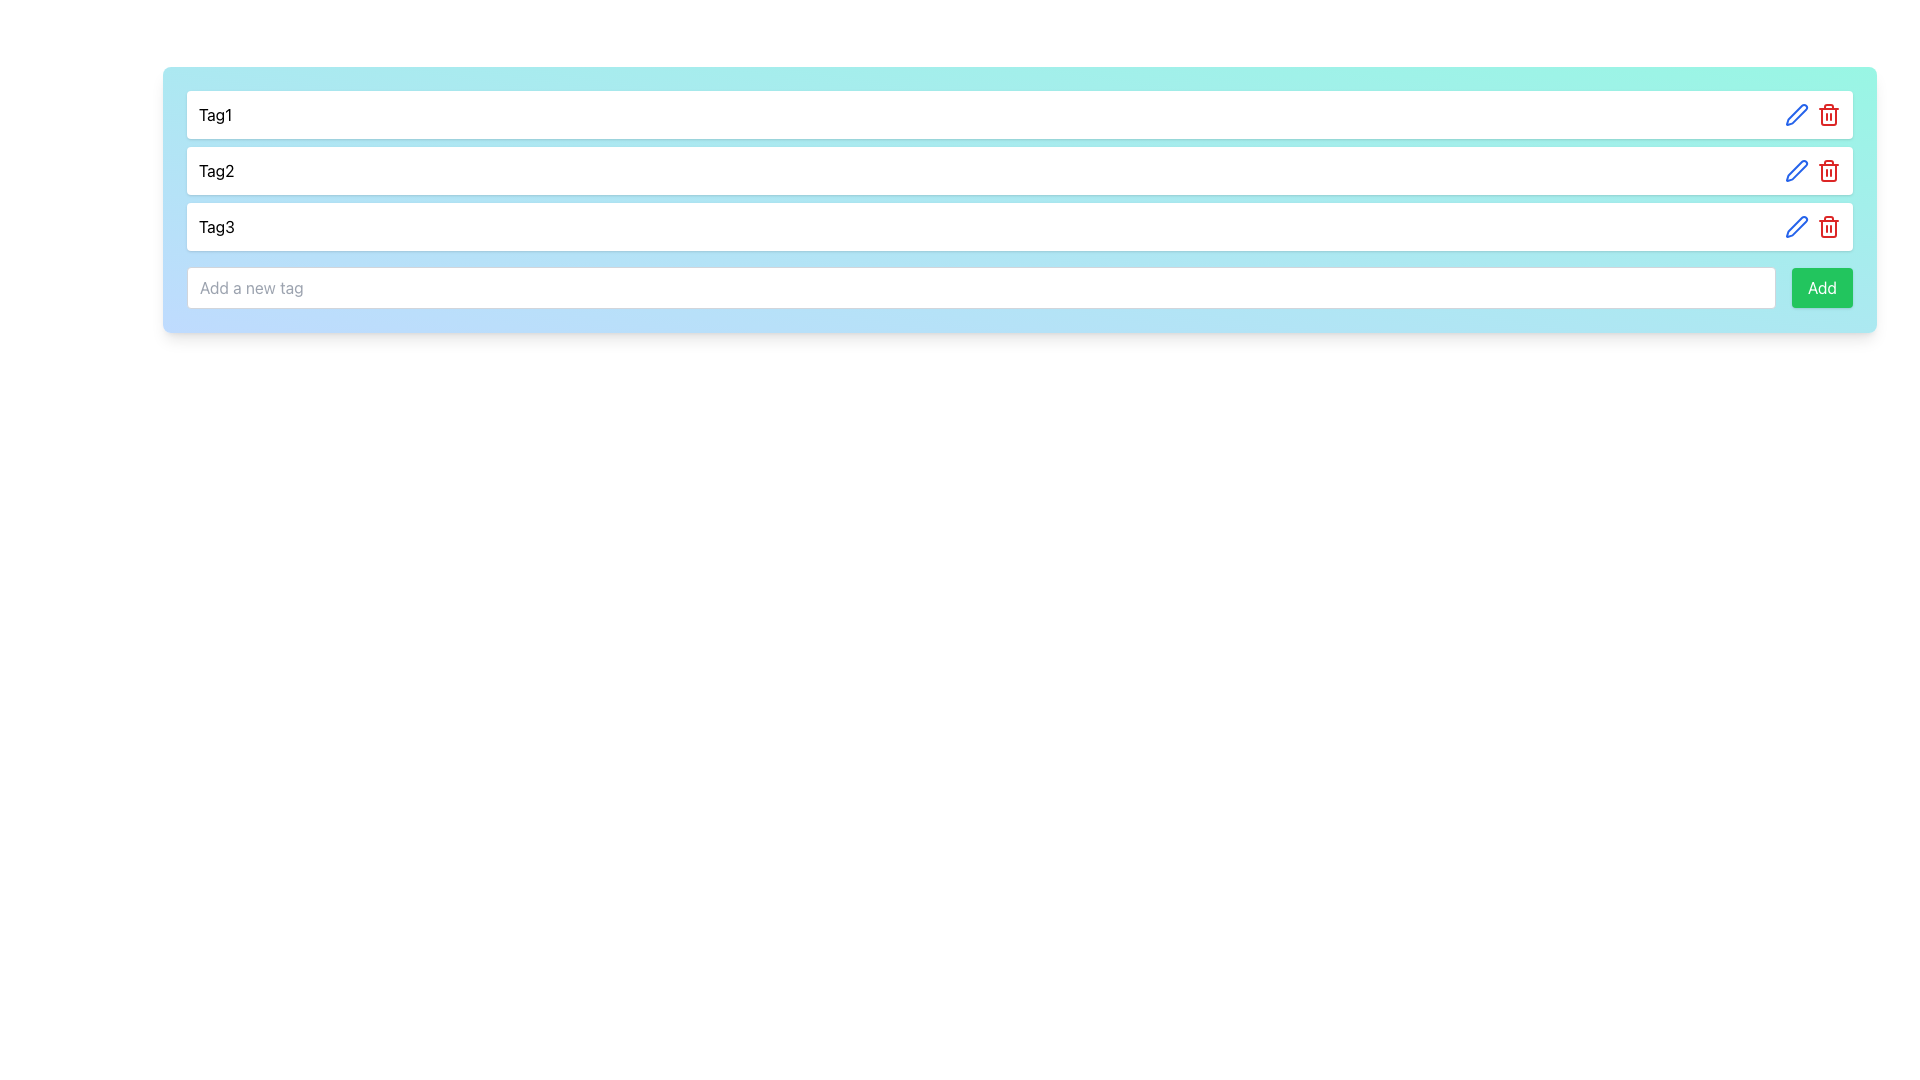  I want to click on the button to add a new tag, so click(1822, 288).